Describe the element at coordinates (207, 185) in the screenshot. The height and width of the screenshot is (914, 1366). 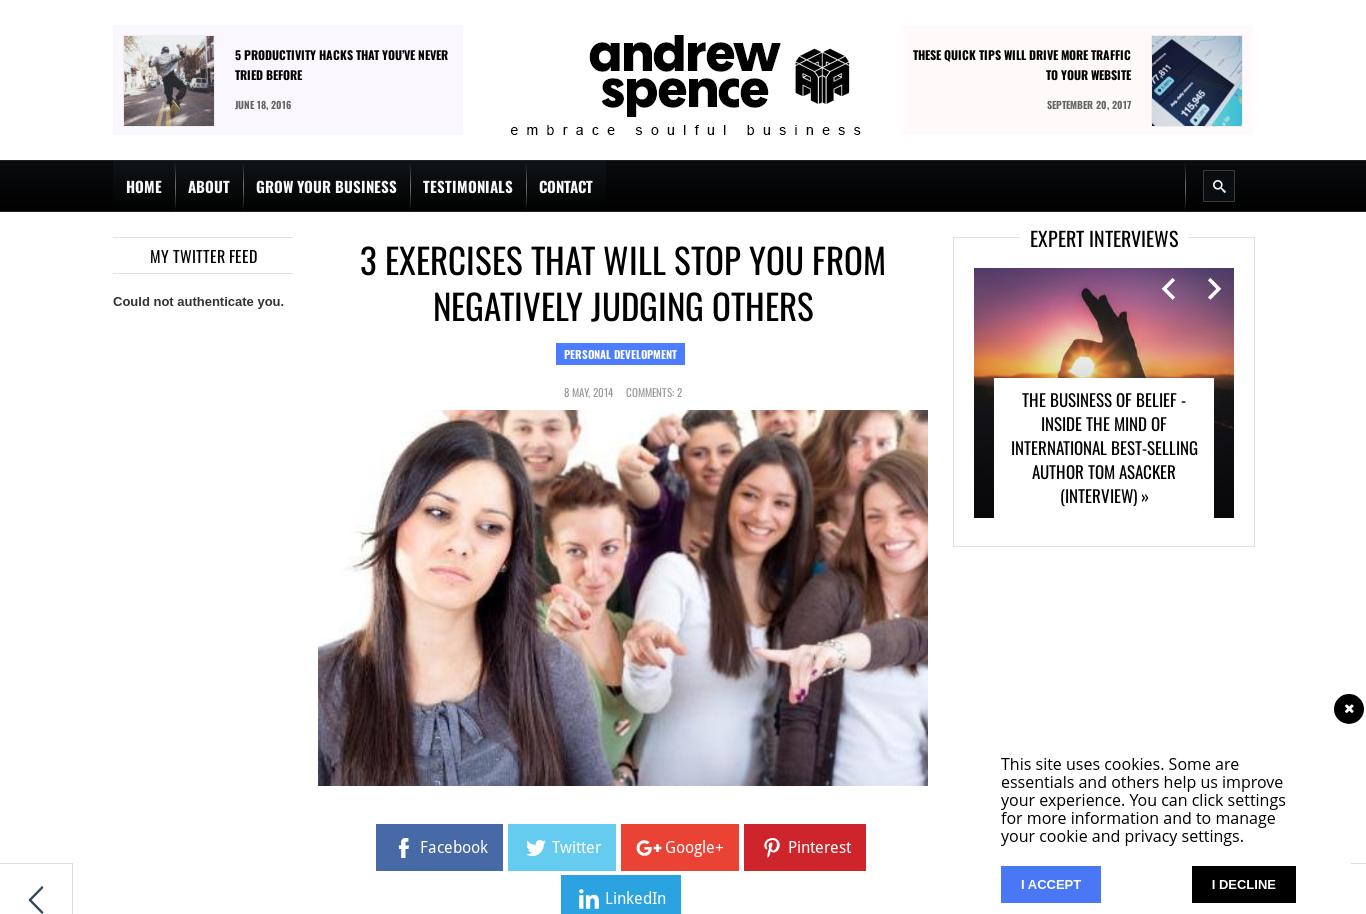
I see `'About'` at that location.